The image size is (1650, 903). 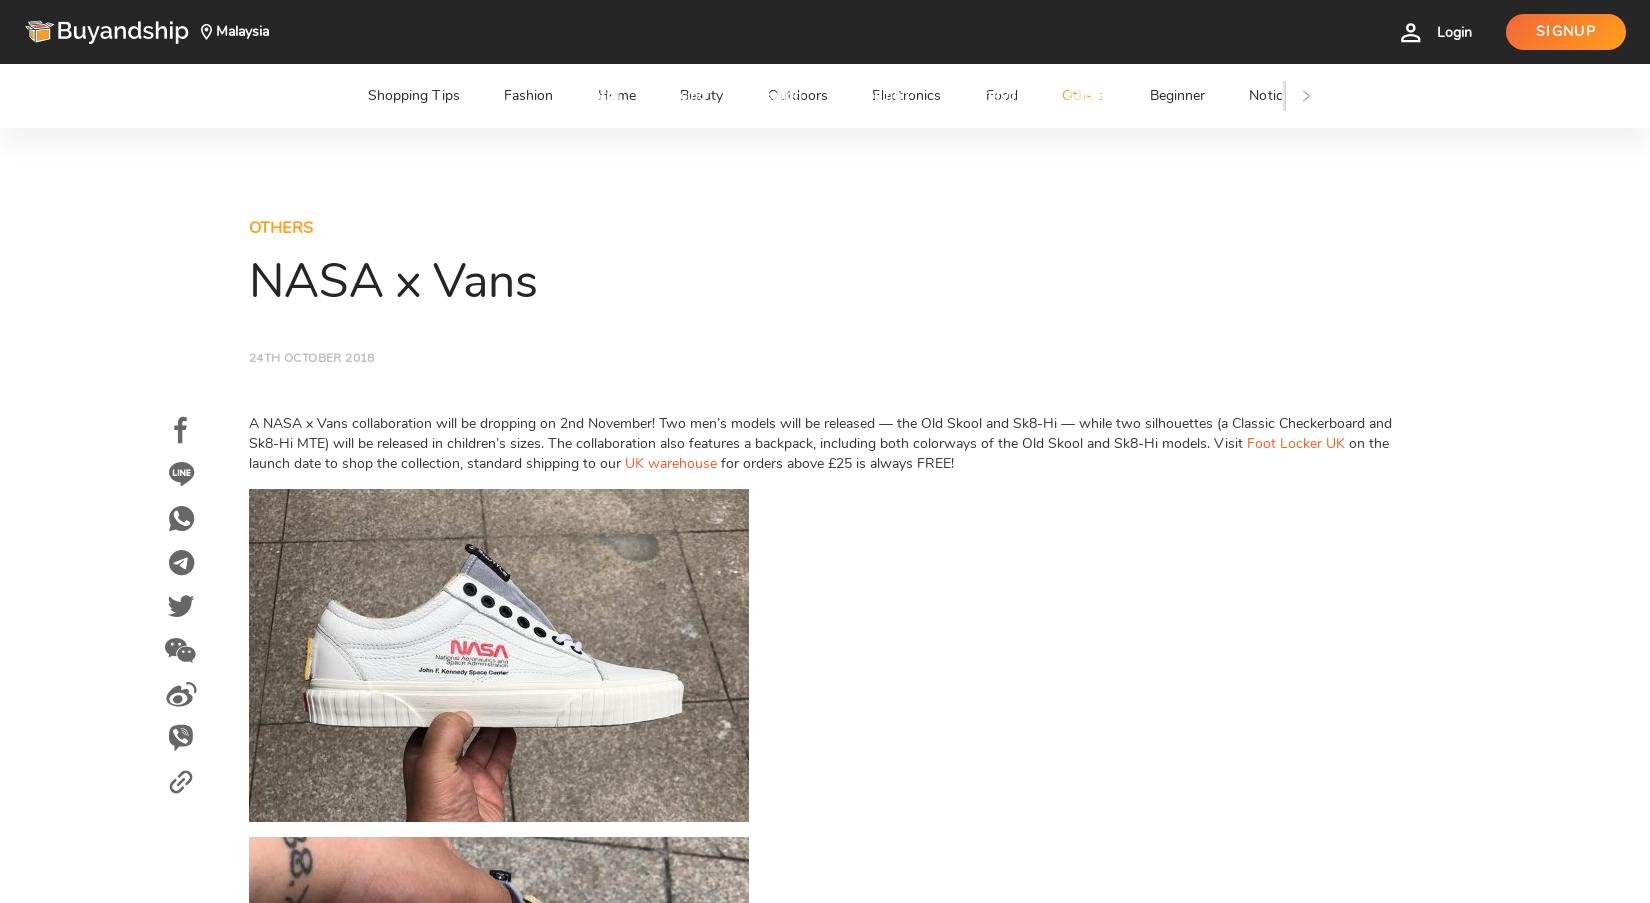 I want to click on 'on the launch date to shop the collection, standard shipping to our', so click(x=818, y=453).